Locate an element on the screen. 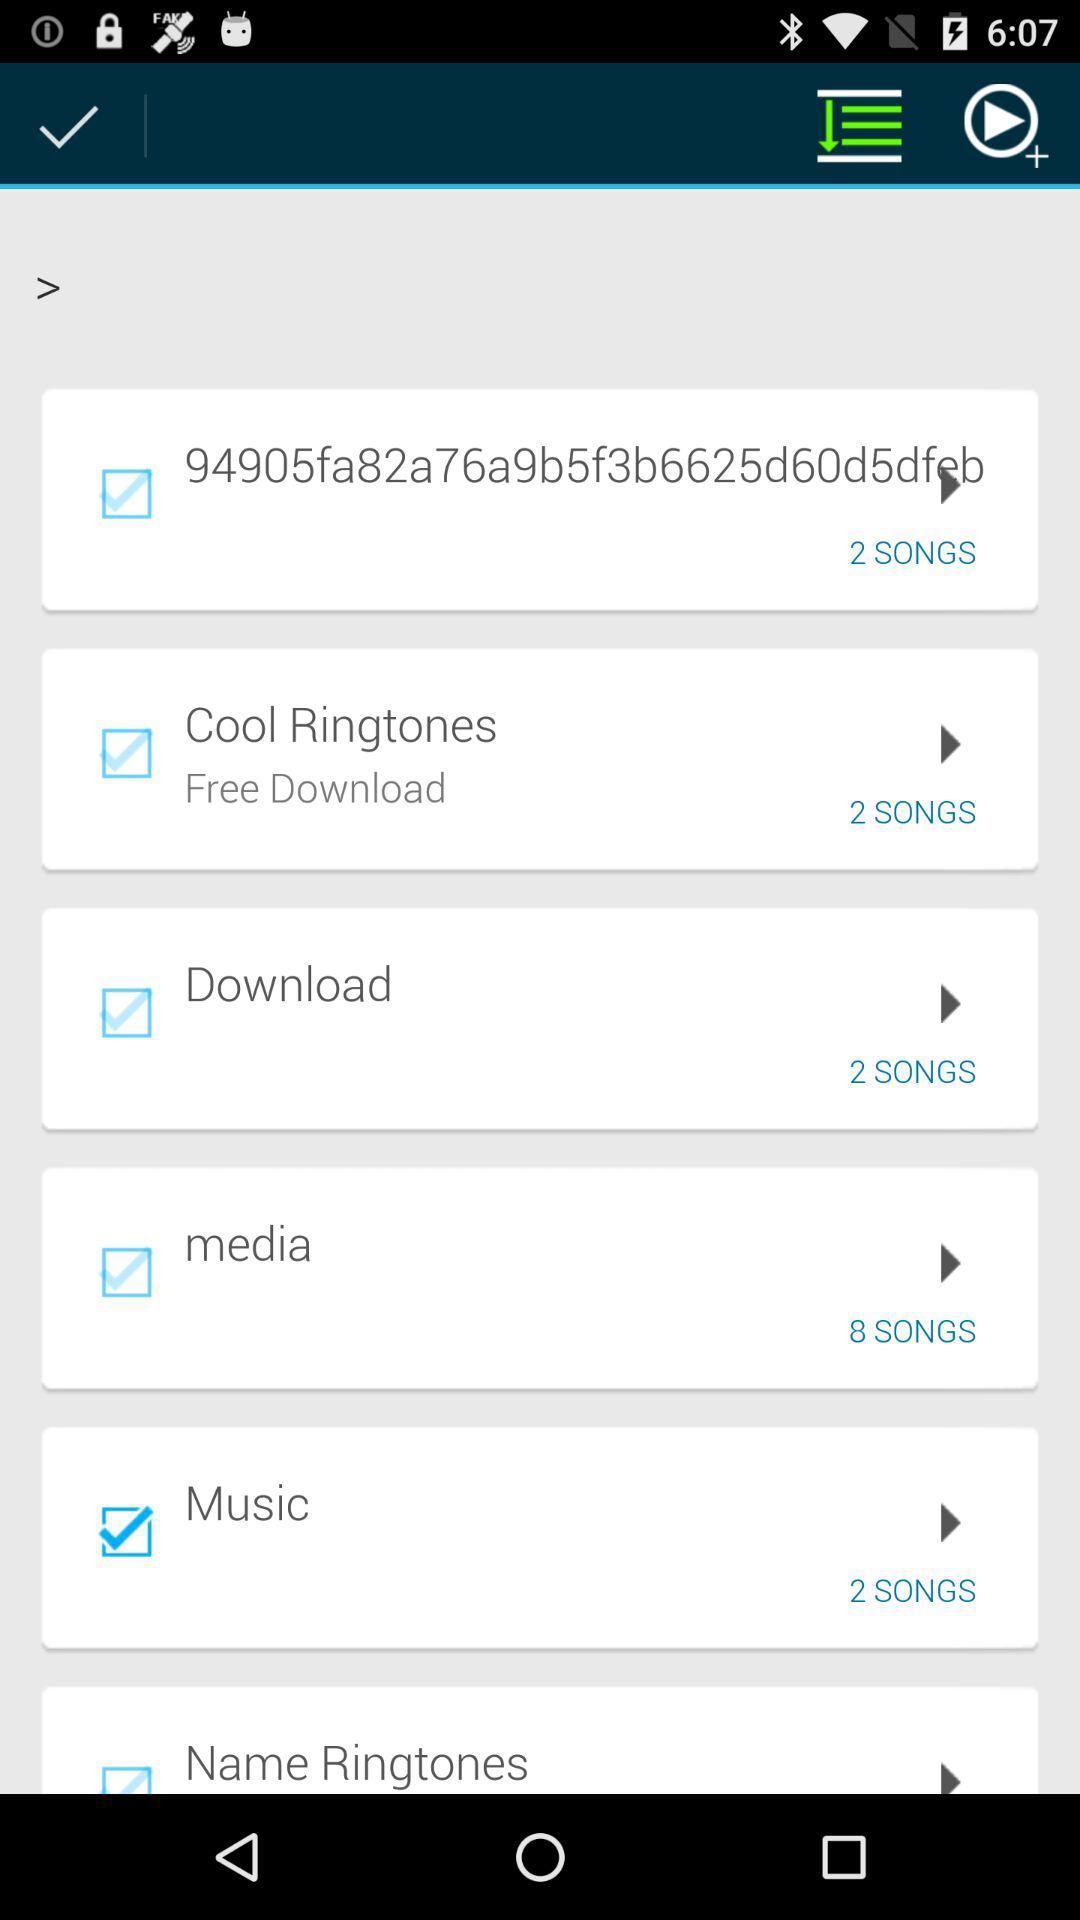 This screenshot has width=1080, height=1920. app to the left of the 2 songs app is located at coordinates (315, 783).